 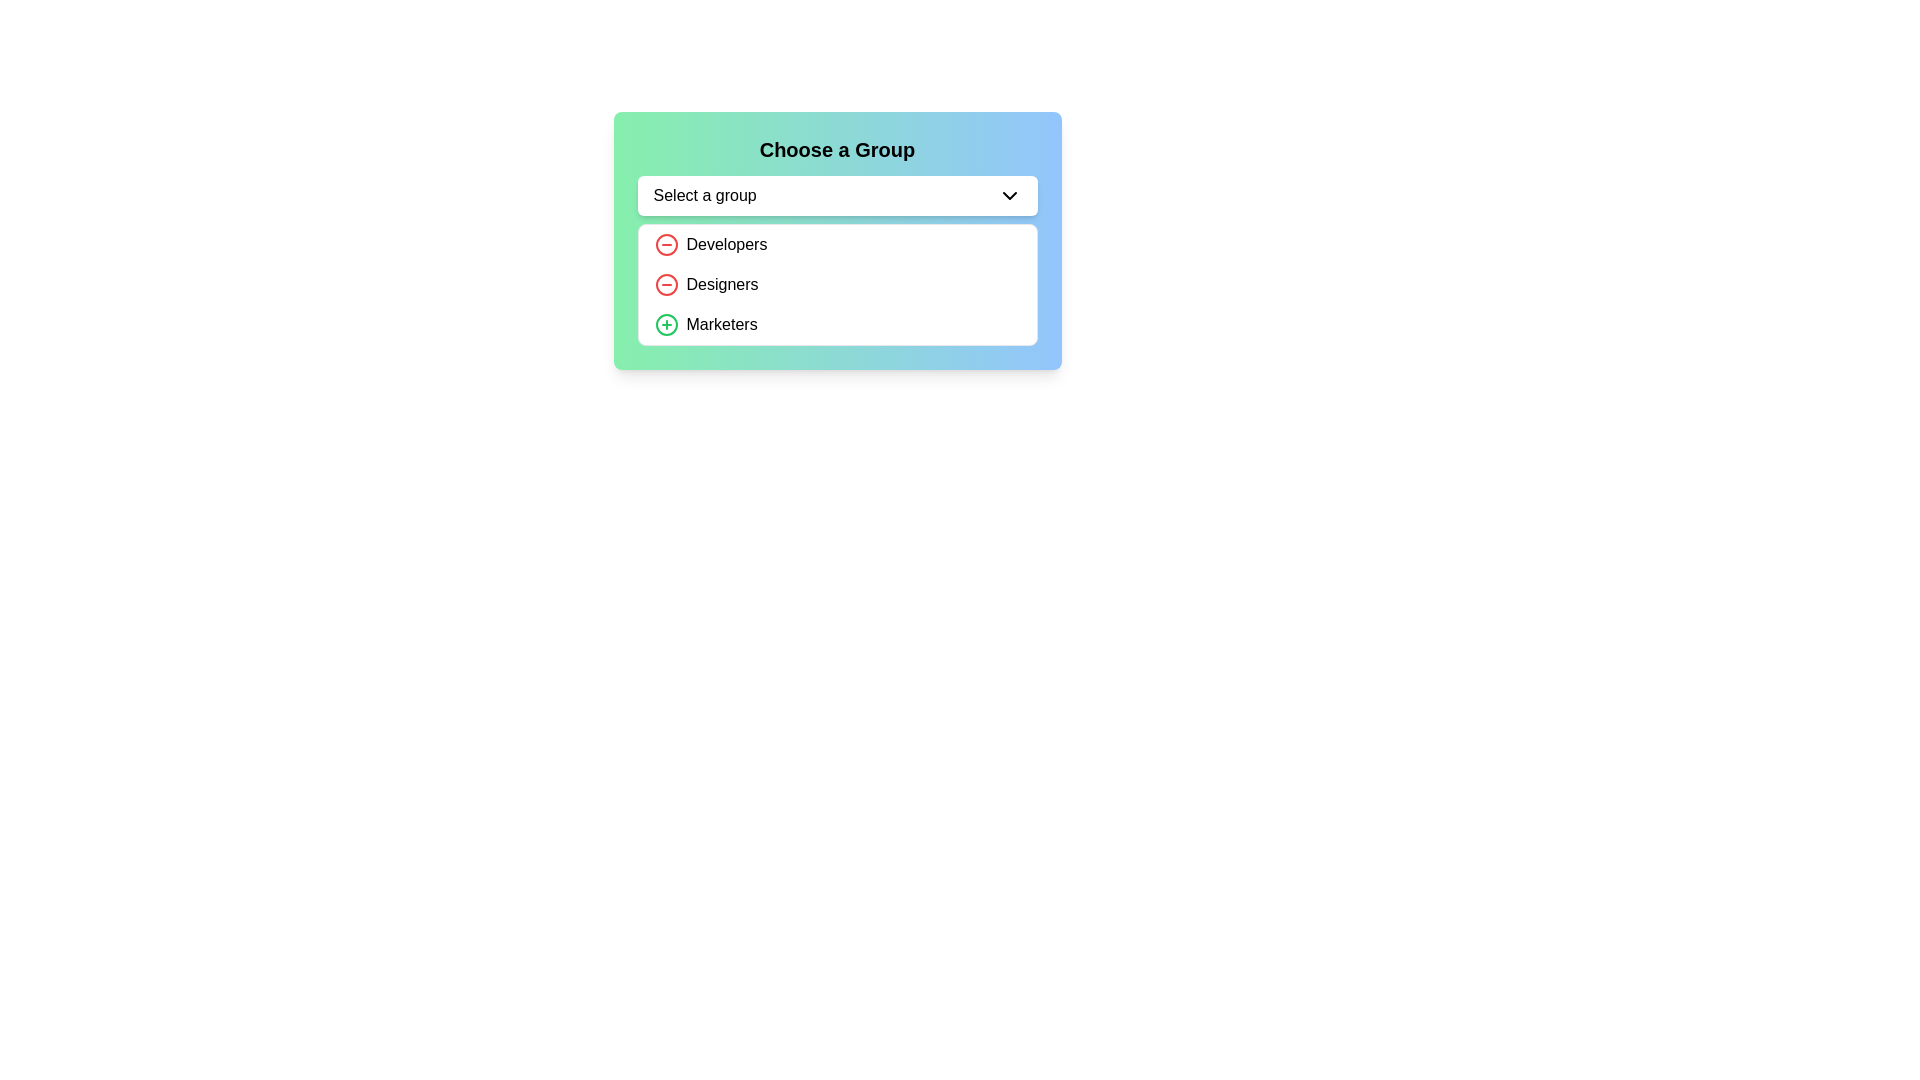 What do you see at coordinates (666, 244) in the screenshot?
I see `circular icon with a red border and white fill that contains a horizontal red line, located next to the text 'Designers' in the dropdown menu labeled 'Choose a Group'` at bounding box center [666, 244].